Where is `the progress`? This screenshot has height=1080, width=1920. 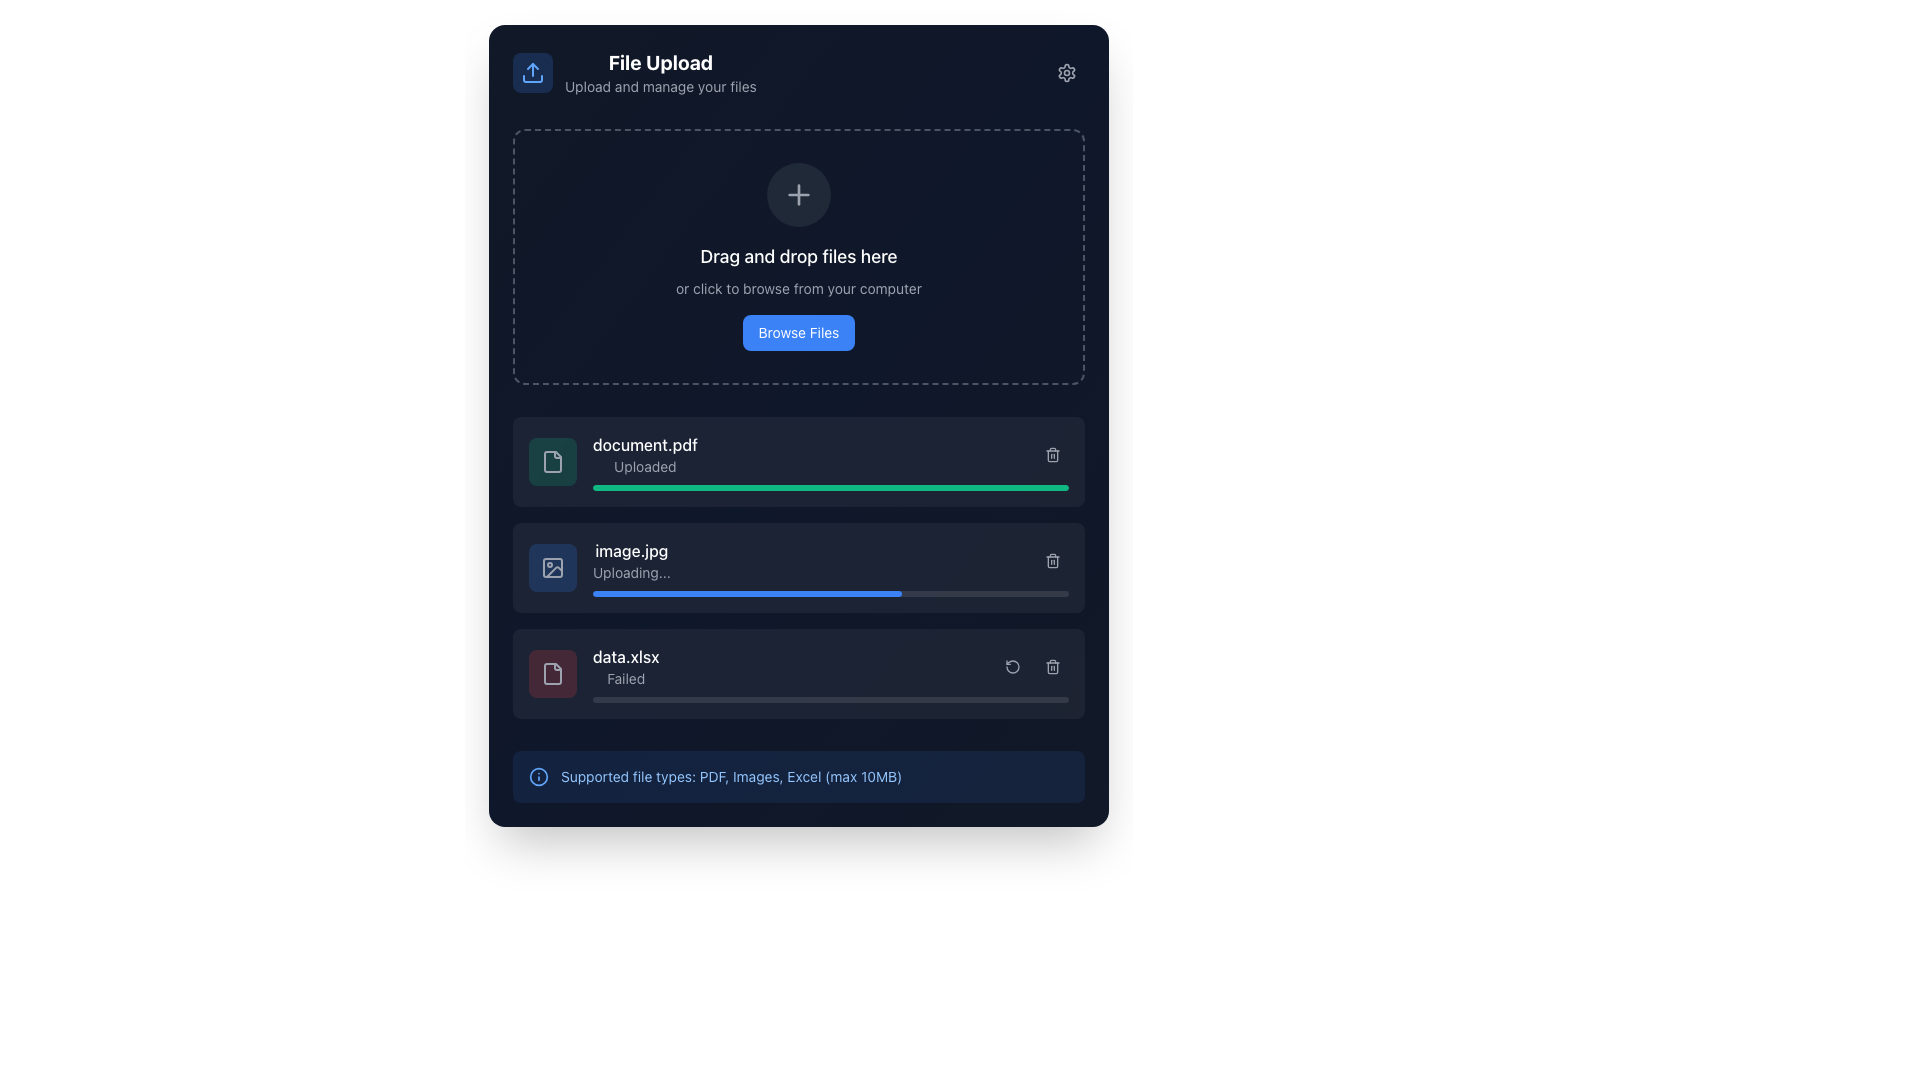 the progress is located at coordinates (906, 698).